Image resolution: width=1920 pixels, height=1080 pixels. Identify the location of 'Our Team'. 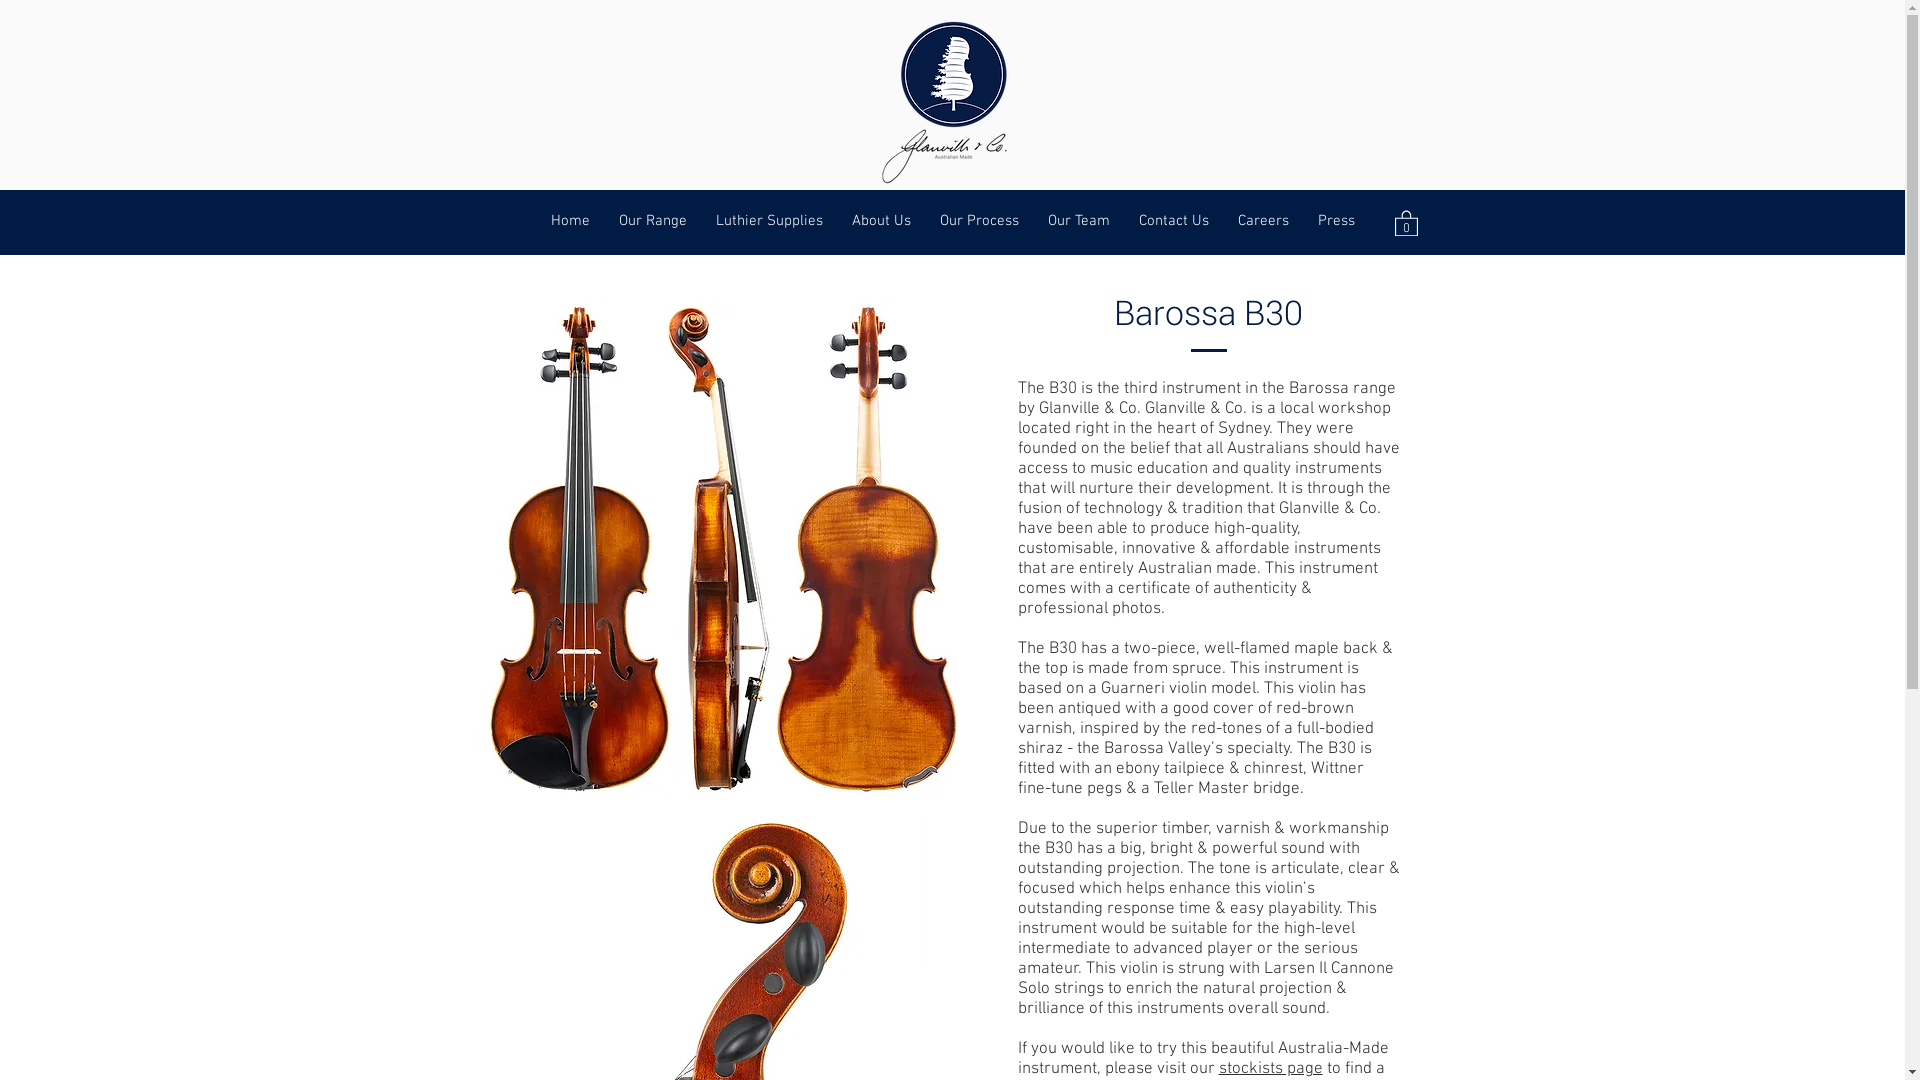
(1078, 220).